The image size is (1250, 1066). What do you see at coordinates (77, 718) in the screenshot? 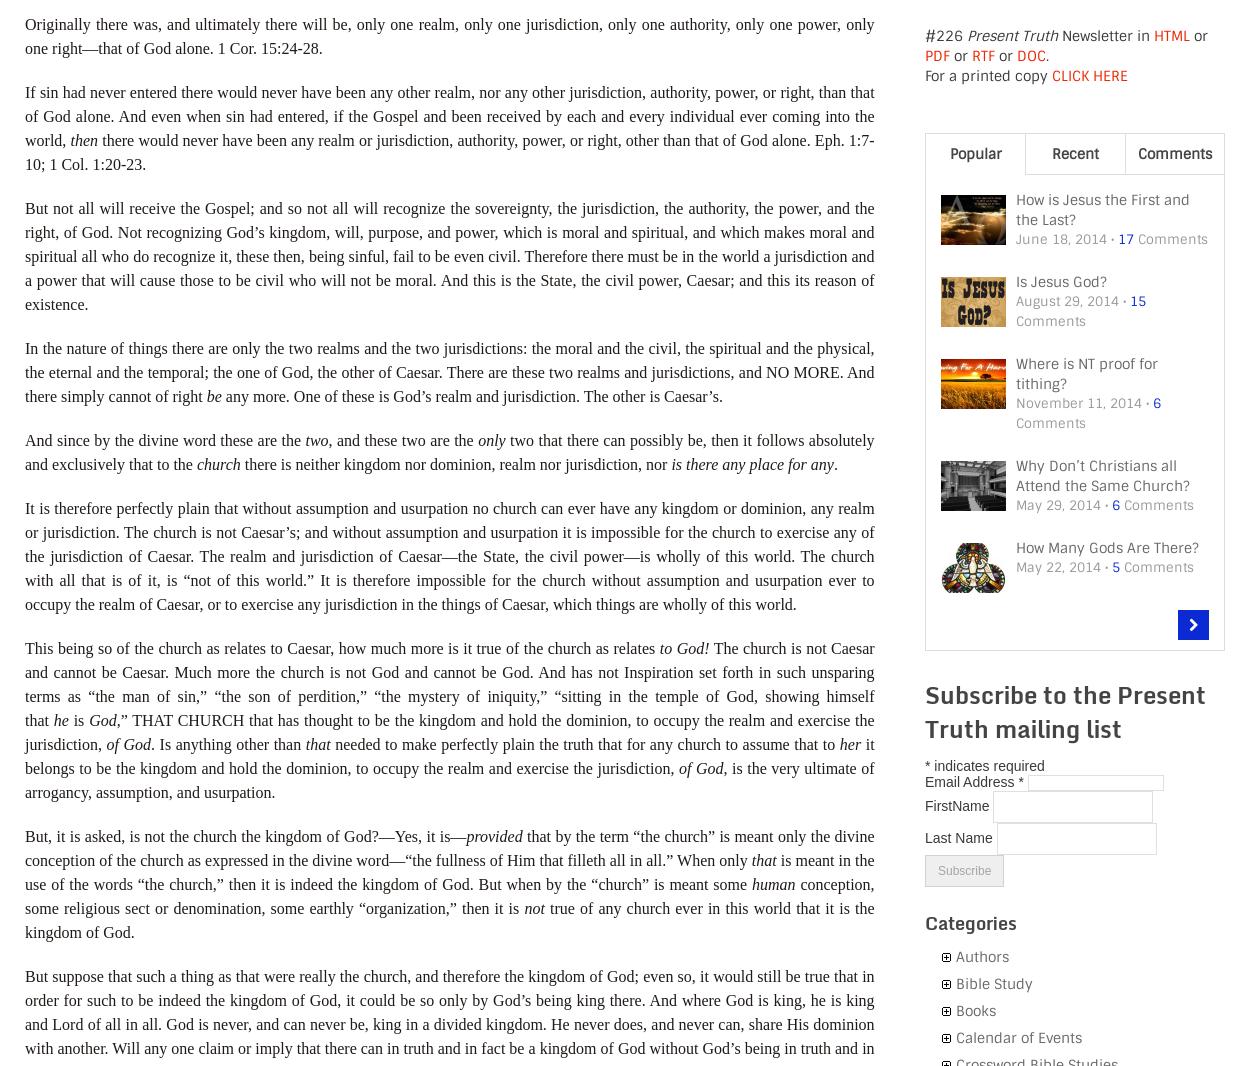
I see `'is'` at bounding box center [77, 718].